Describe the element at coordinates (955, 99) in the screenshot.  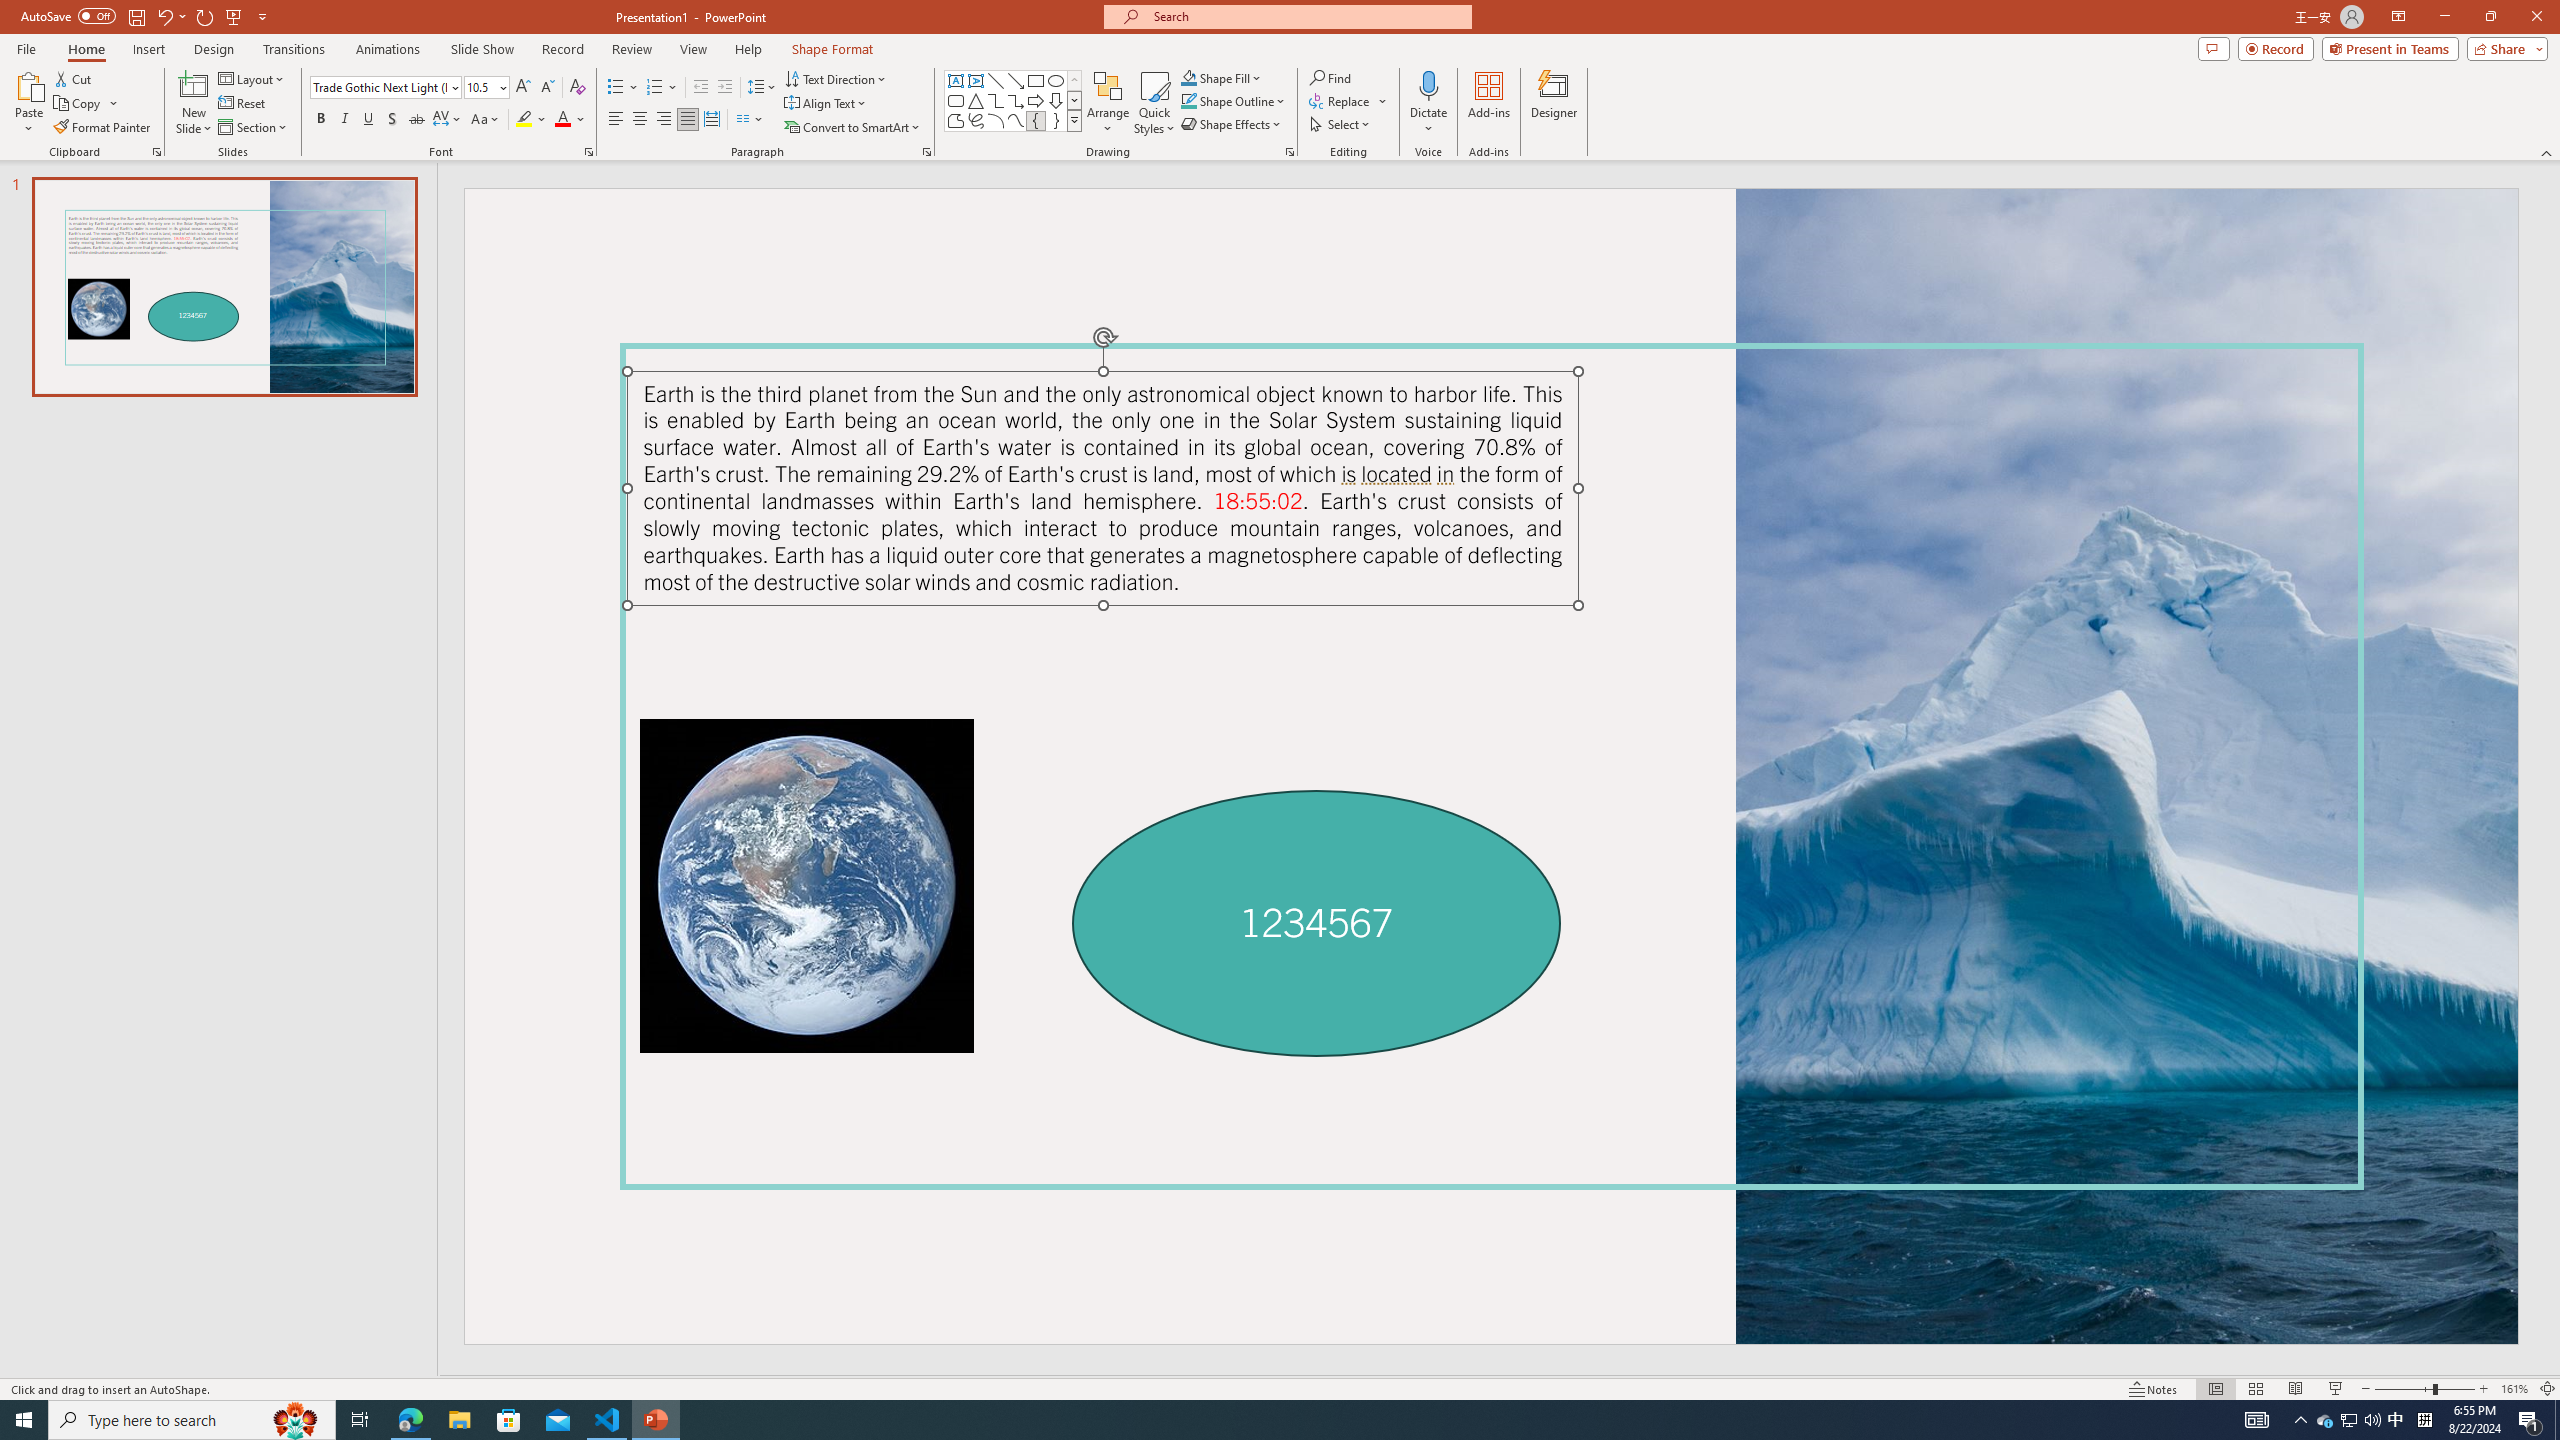
I see `'Rectangle: Rounded Corners'` at that location.